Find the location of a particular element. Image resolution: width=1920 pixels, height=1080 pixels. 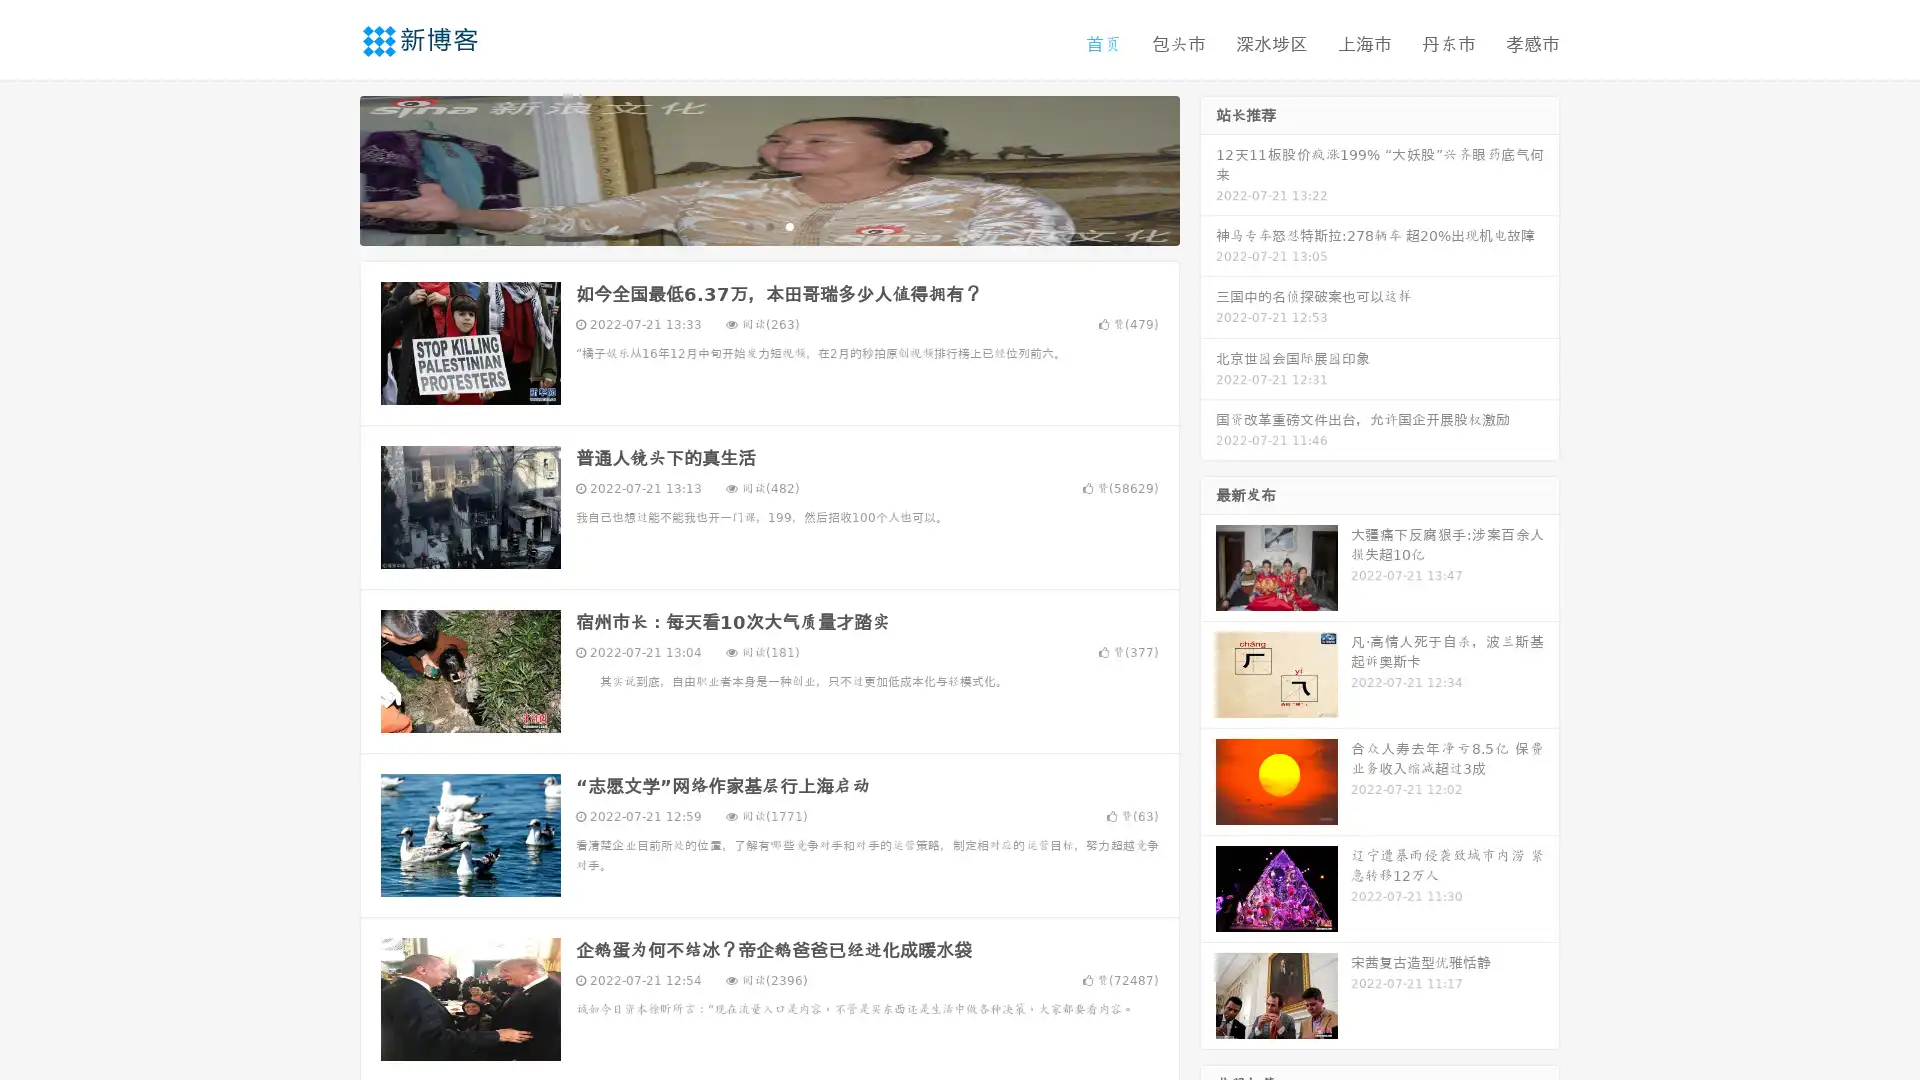

Go to slide 3 is located at coordinates (789, 225).